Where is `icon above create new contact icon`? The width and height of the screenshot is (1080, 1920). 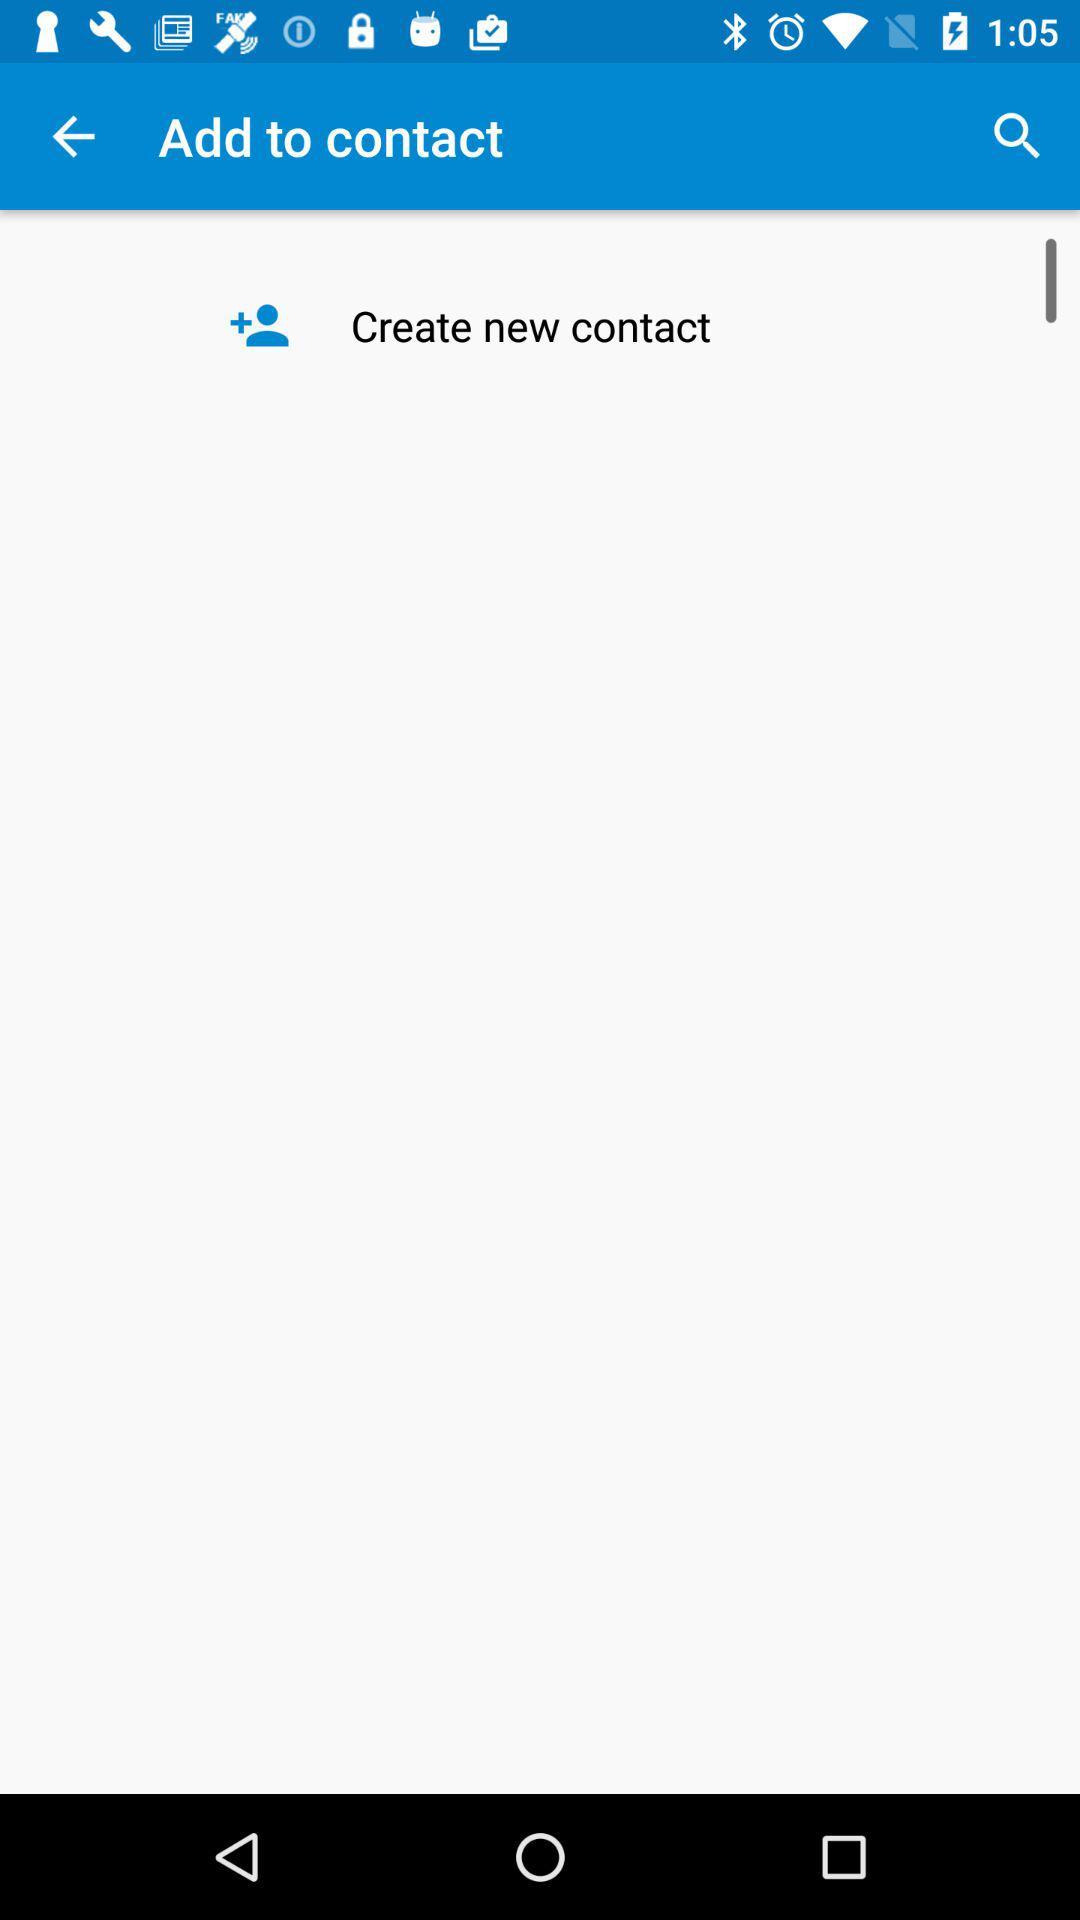 icon above create new contact icon is located at coordinates (1017, 135).